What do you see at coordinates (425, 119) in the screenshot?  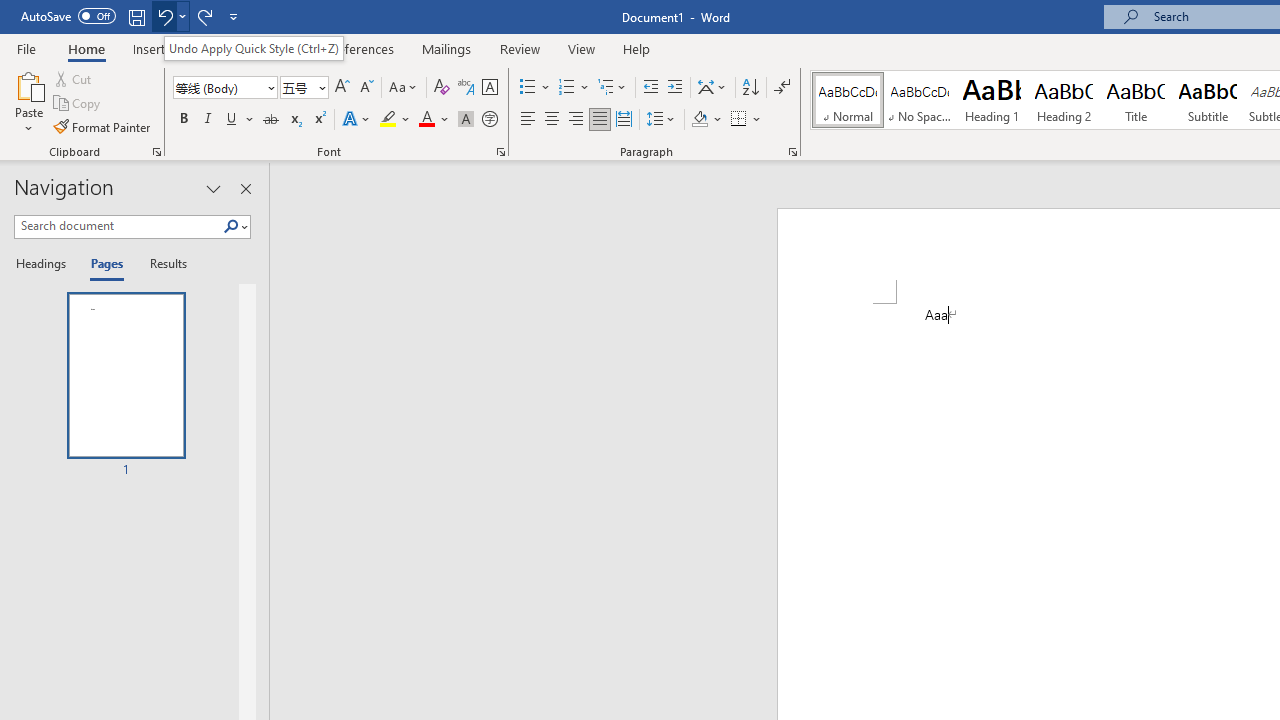 I see `'Font Color Red'` at bounding box center [425, 119].